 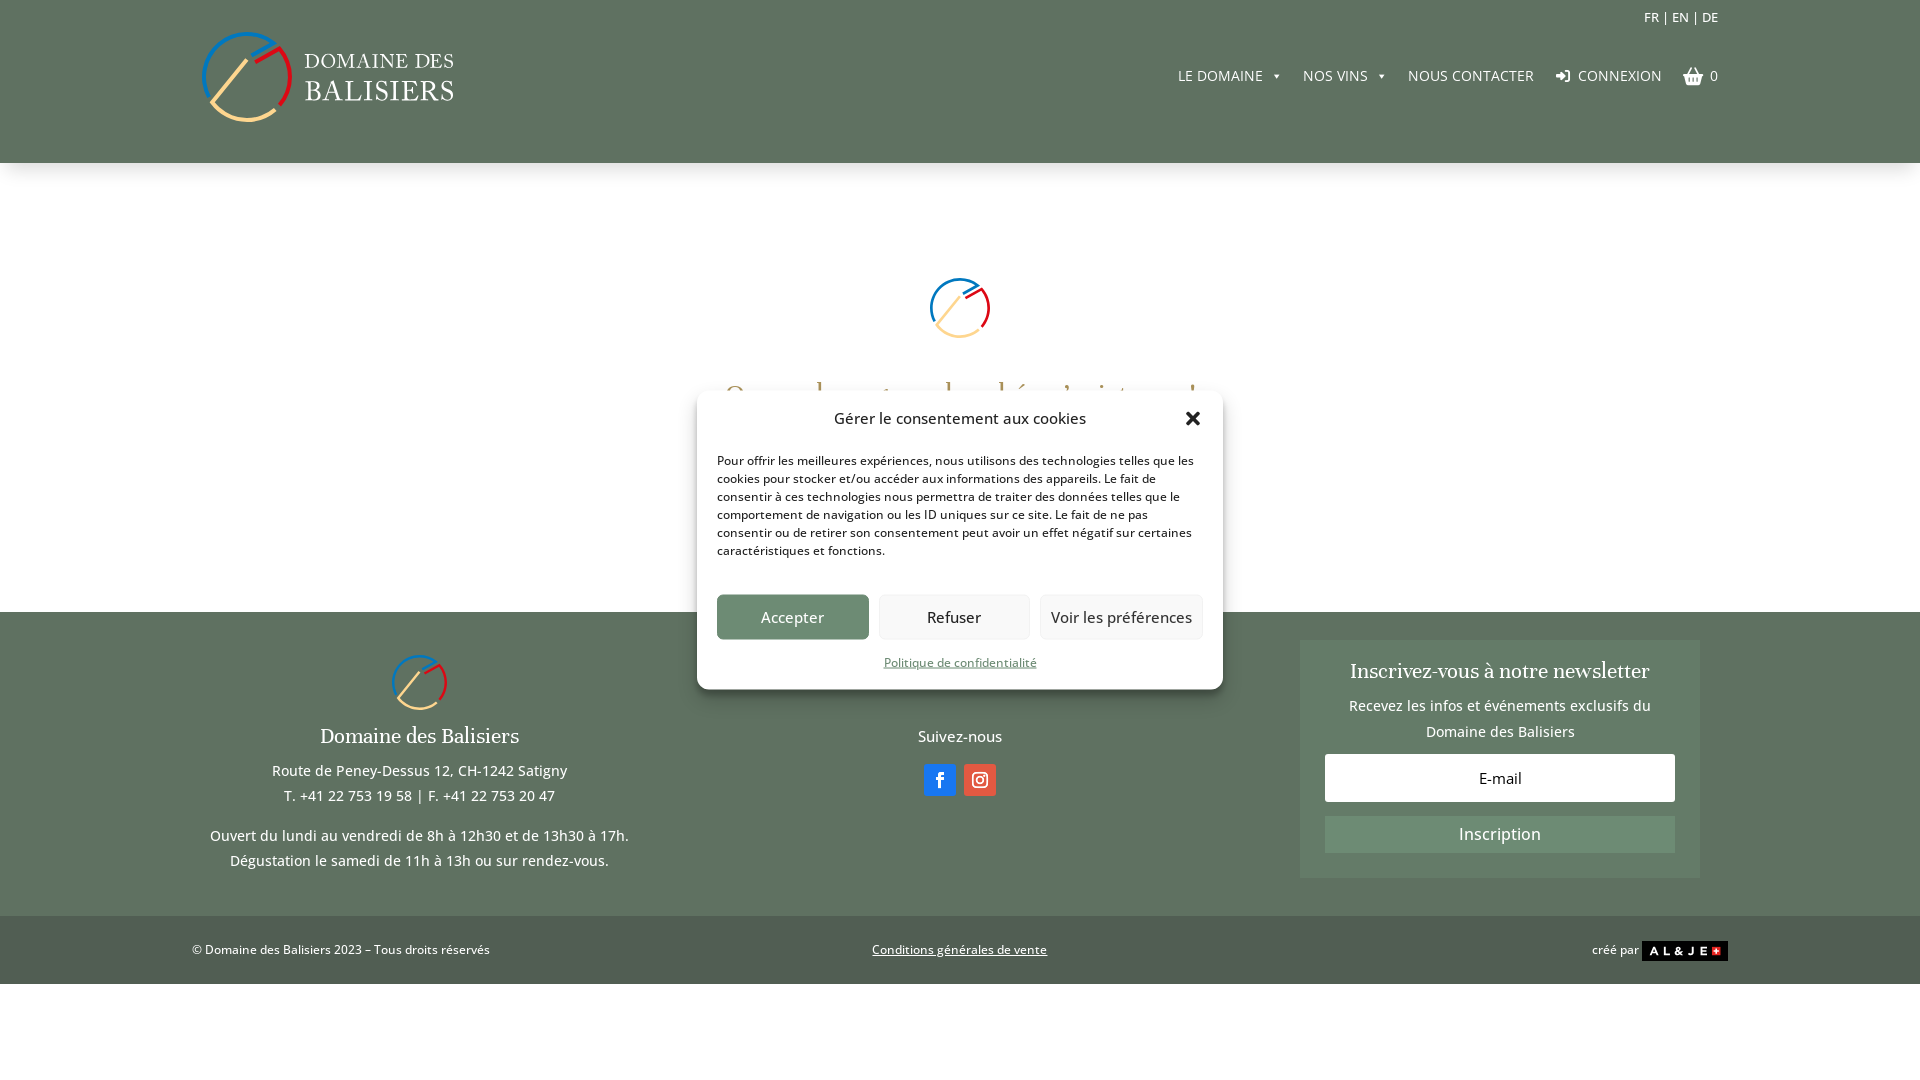 What do you see at coordinates (1643, 16) in the screenshot?
I see `'FR'` at bounding box center [1643, 16].